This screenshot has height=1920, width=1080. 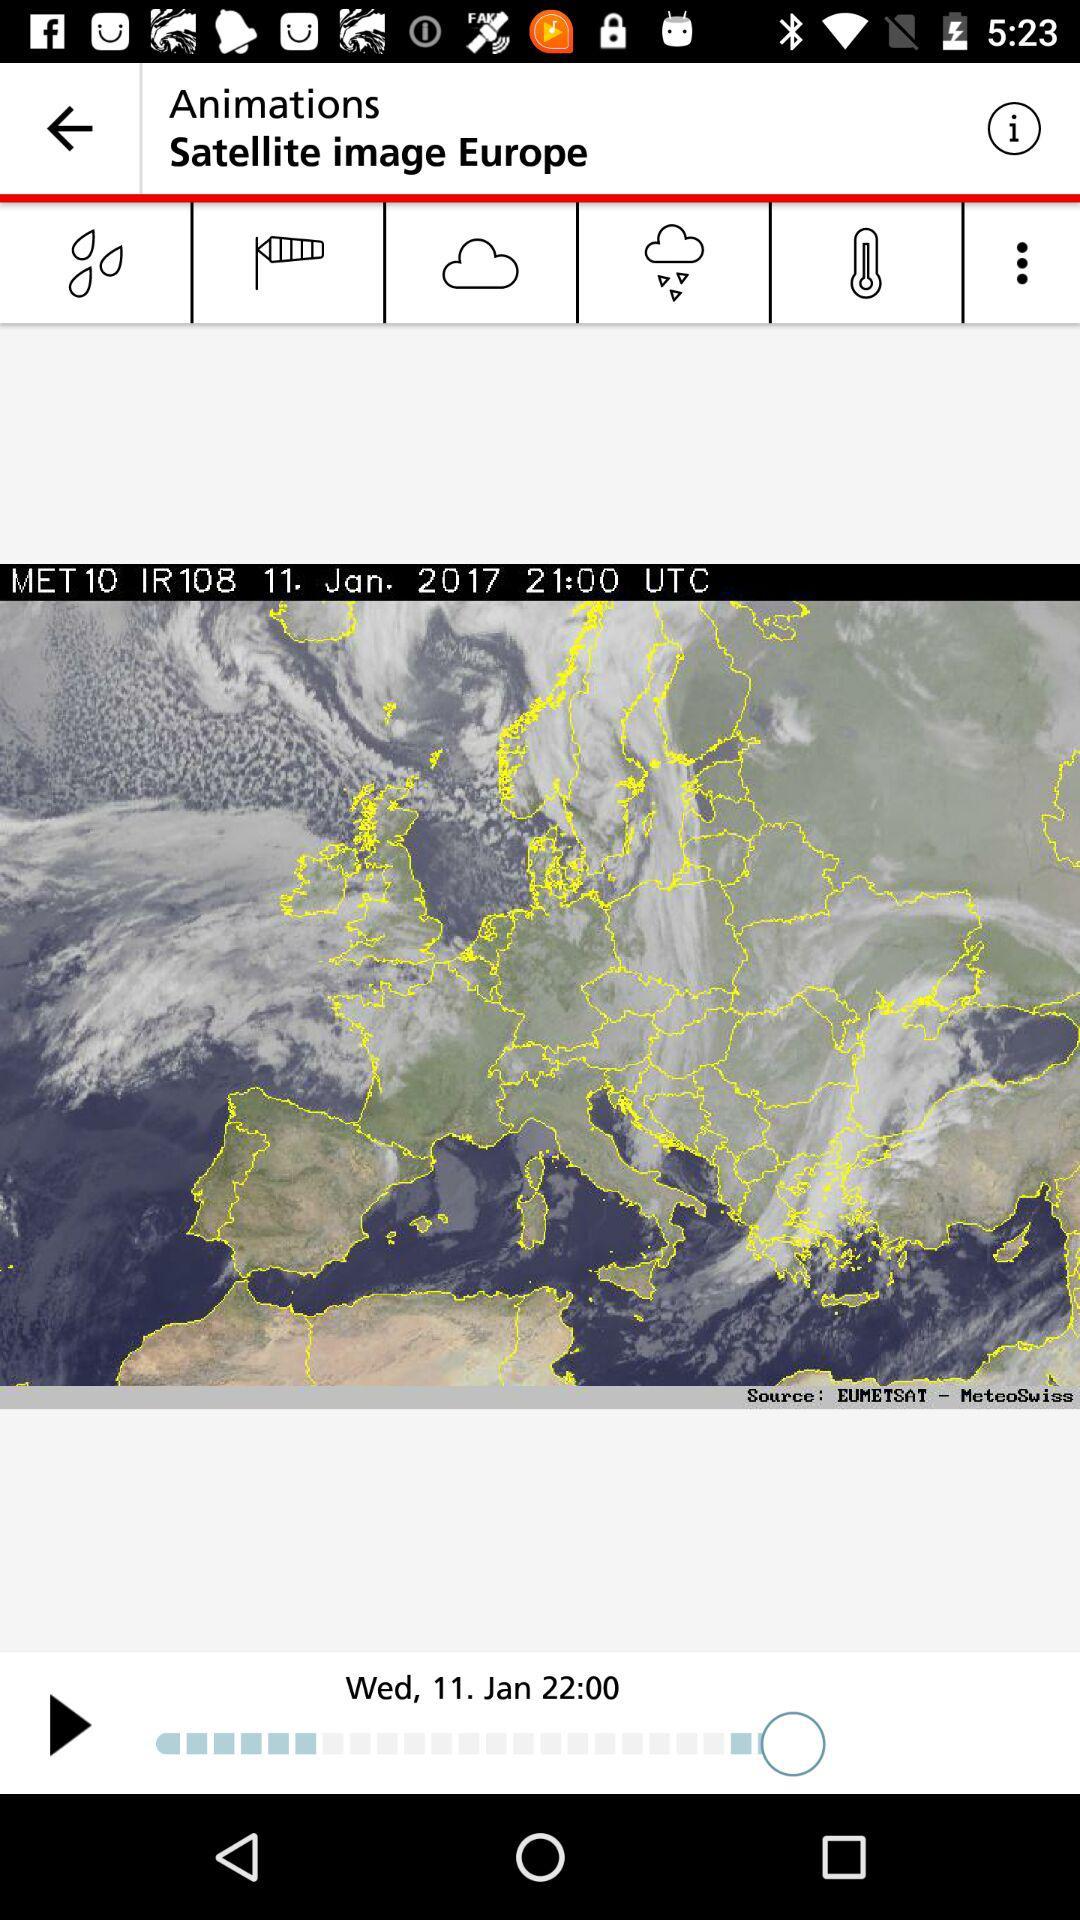 What do you see at coordinates (1014, 127) in the screenshot?
I see `item next to the animations item` at bounding box center [1014, 127].